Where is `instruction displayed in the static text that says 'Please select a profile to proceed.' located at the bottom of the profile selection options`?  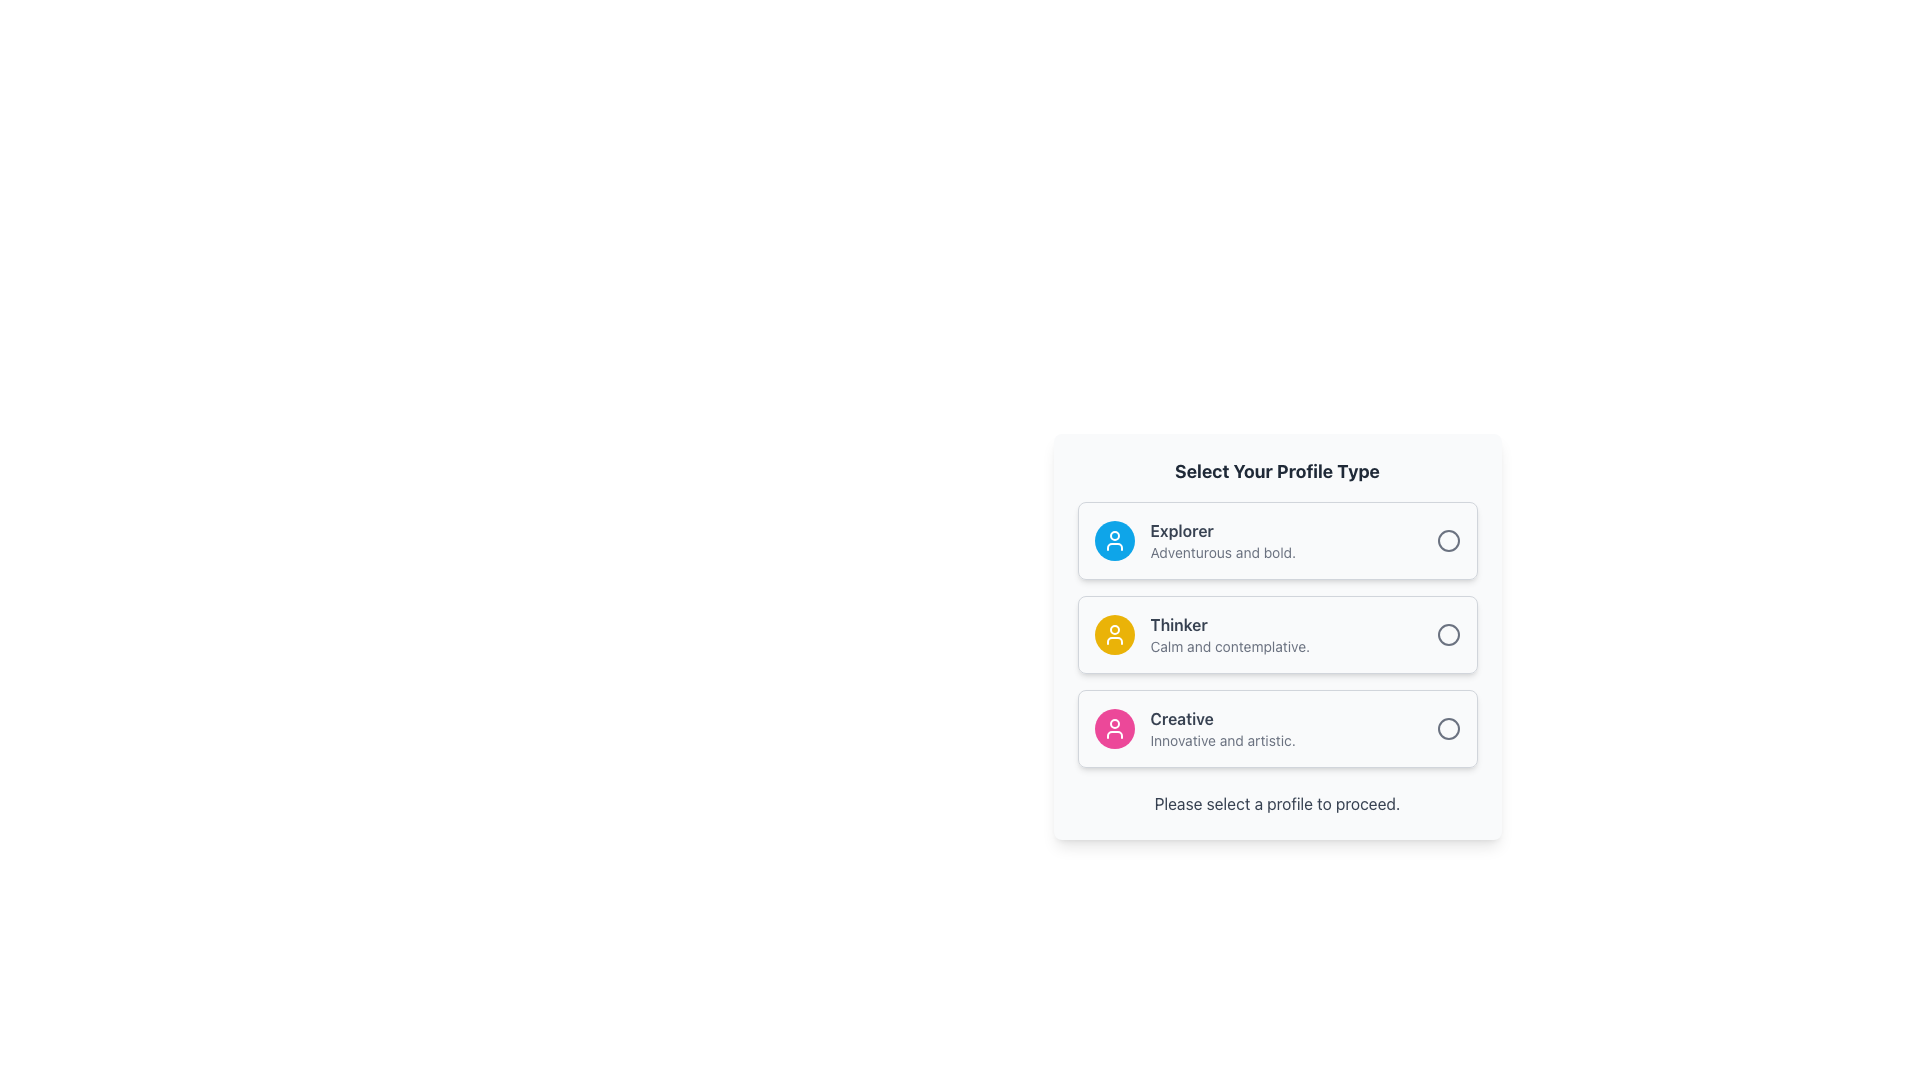 instruction displayed in the static text that says 'Please select a profile to proceed.' located at the bottom of the profile selection options is located at coordinates (1276, 802).